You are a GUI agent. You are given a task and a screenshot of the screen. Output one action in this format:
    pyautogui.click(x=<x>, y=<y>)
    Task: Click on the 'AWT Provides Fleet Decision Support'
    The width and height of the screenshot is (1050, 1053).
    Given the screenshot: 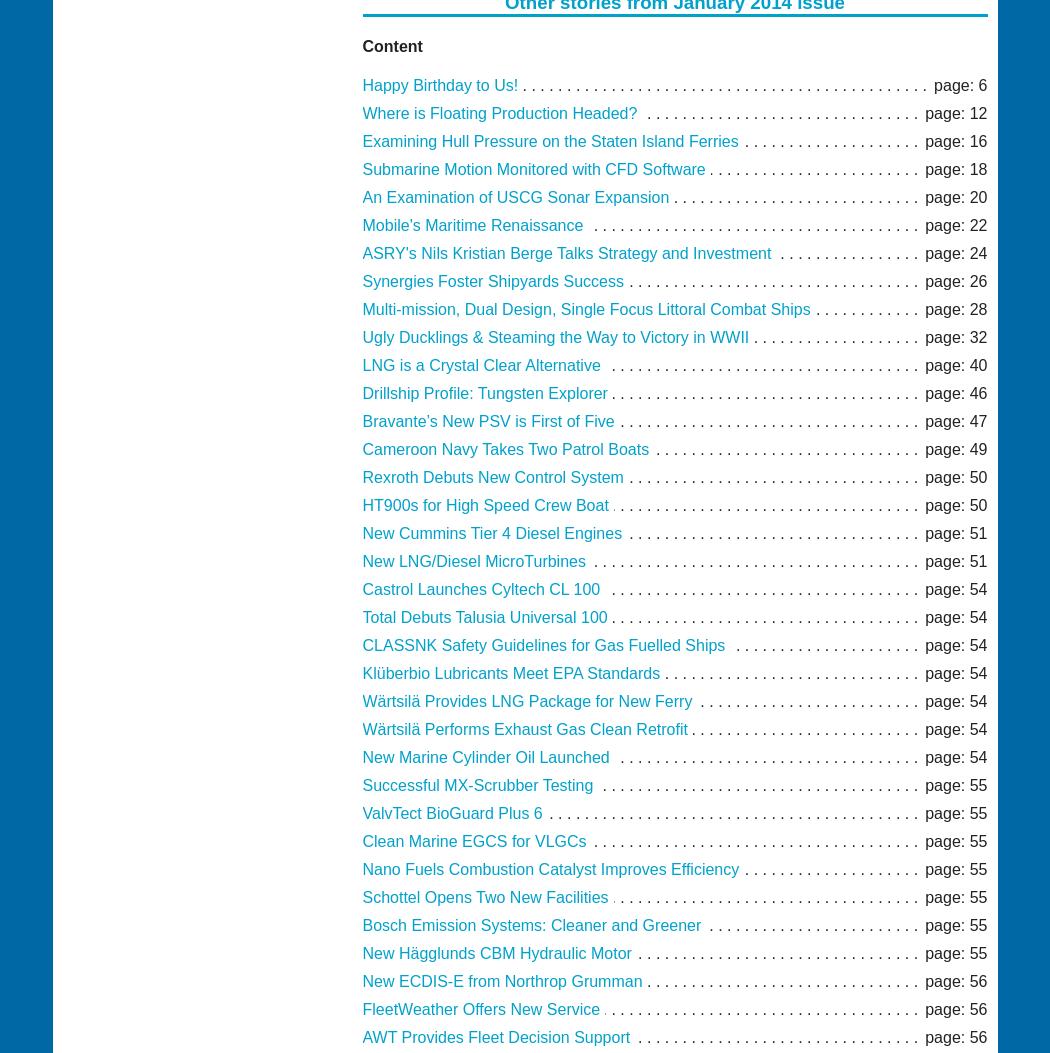 What is the action you would take?
    pyautogui.click(x=495, y=1036)
    